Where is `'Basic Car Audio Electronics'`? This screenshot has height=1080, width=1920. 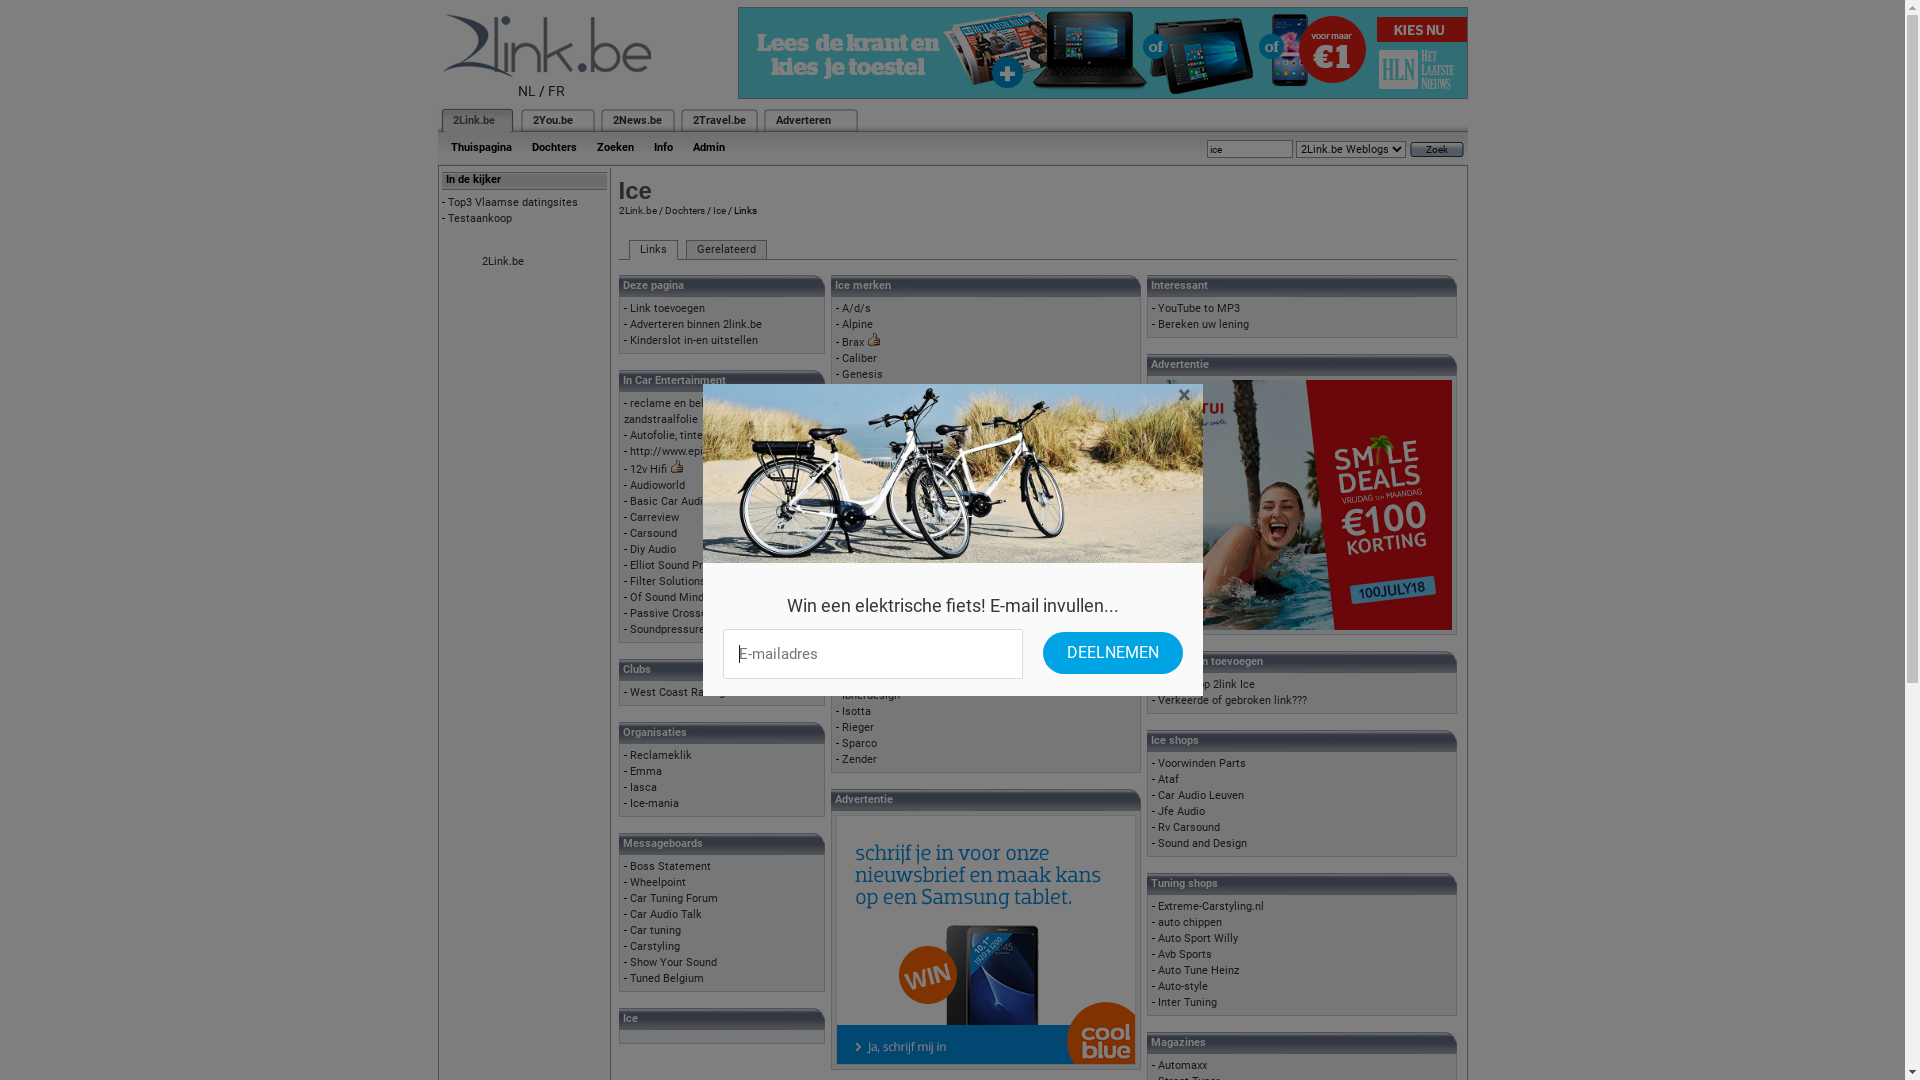 'Basic Car Audio Electronics' is located at coordinates (628, 500).